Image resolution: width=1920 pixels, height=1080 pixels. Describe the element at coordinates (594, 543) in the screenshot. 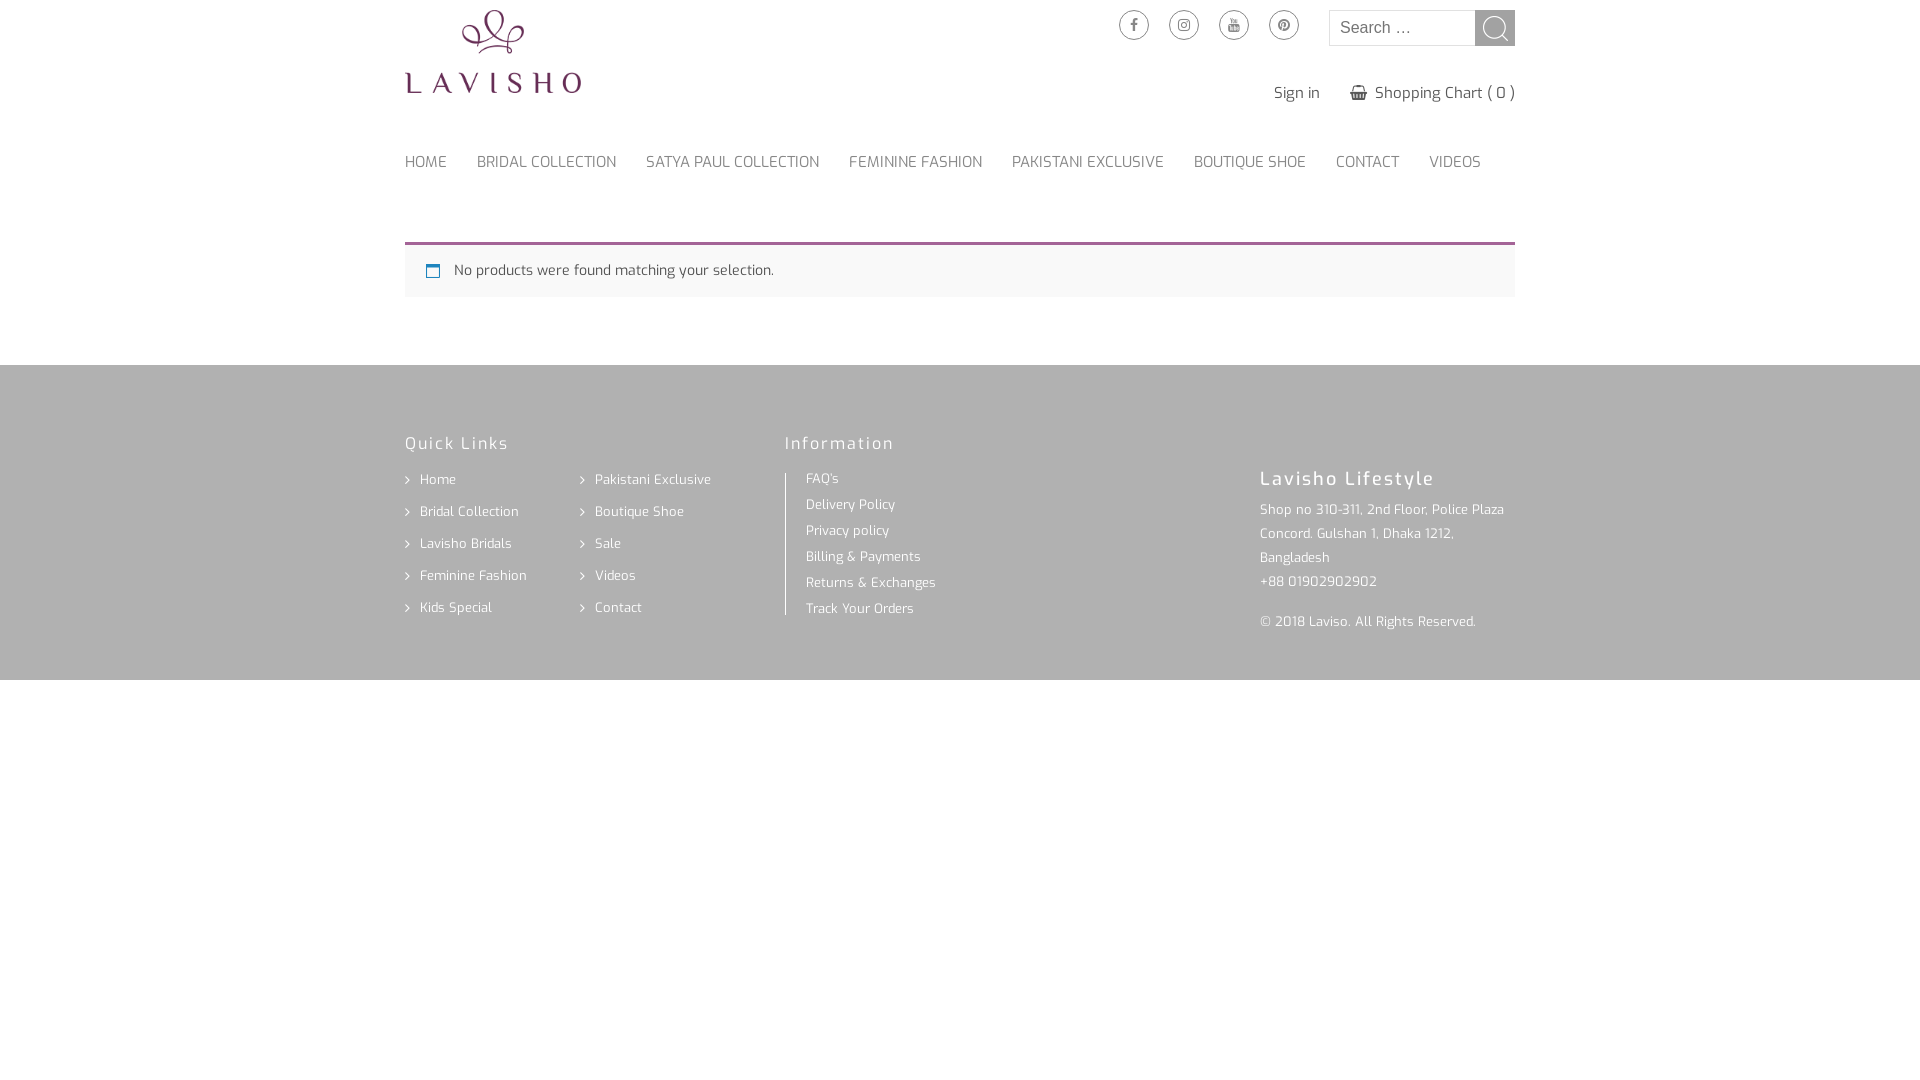

I see `'Sale'` at that location.